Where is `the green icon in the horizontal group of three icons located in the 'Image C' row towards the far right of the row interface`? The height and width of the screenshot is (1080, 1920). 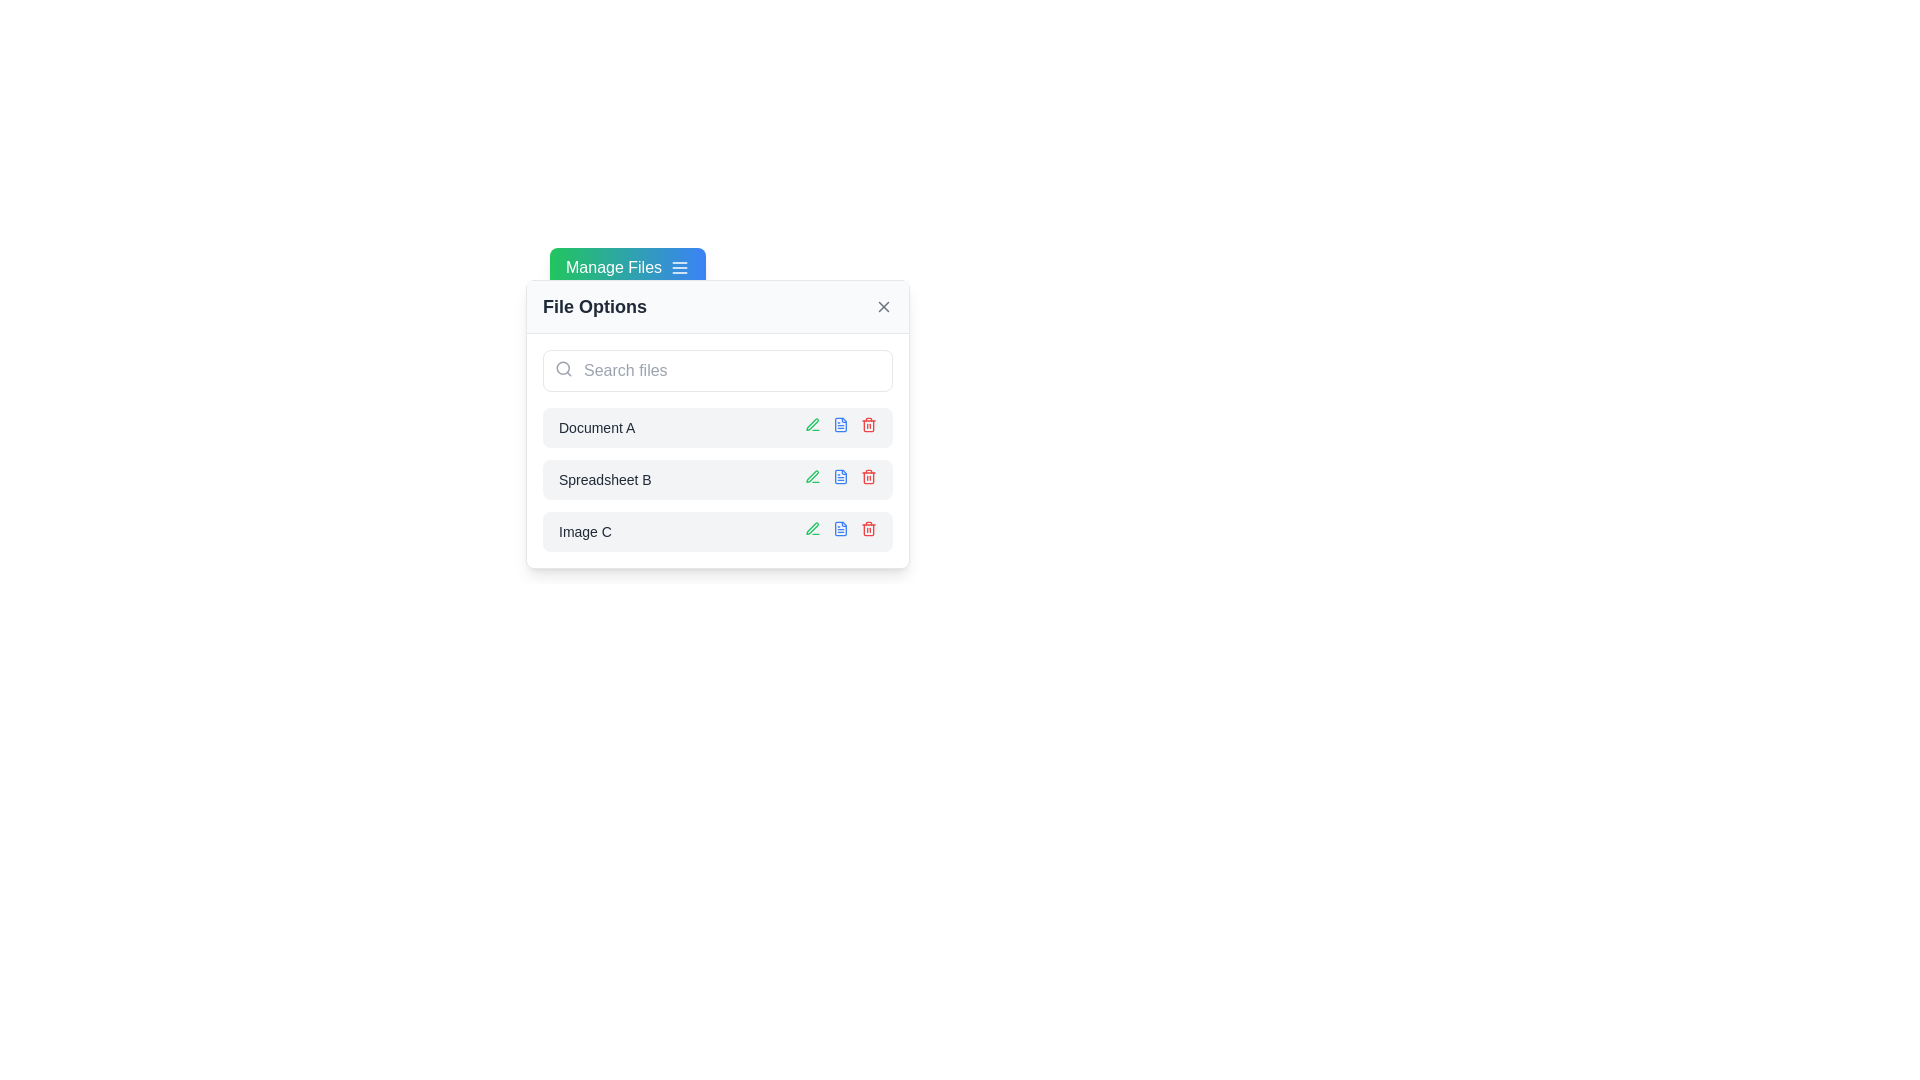
the green icon in the horizontal group of three icons located in the 'Image C' row towards the far right of the row interface is located at coordinates (840, 531).